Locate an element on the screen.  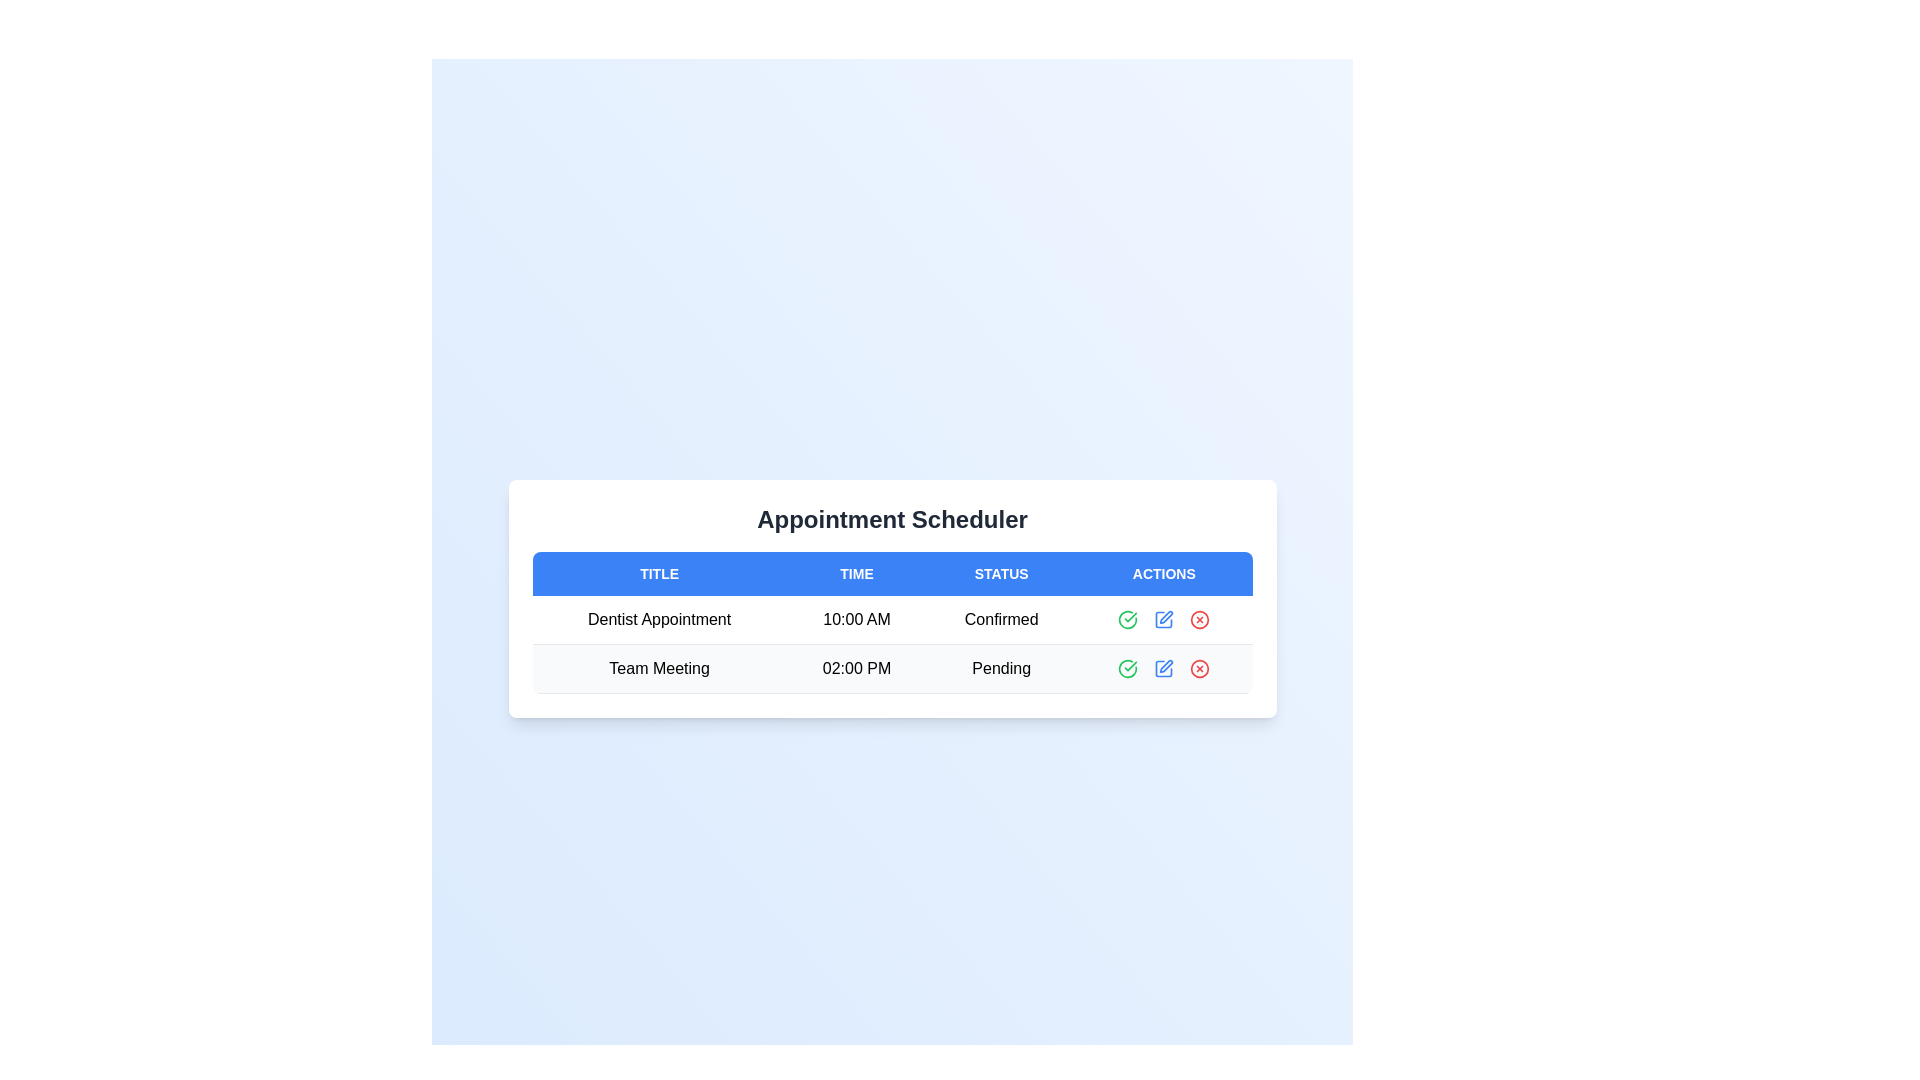
the Icon button for editing the corresponding row in the table is located at coordinates (1164, 619).